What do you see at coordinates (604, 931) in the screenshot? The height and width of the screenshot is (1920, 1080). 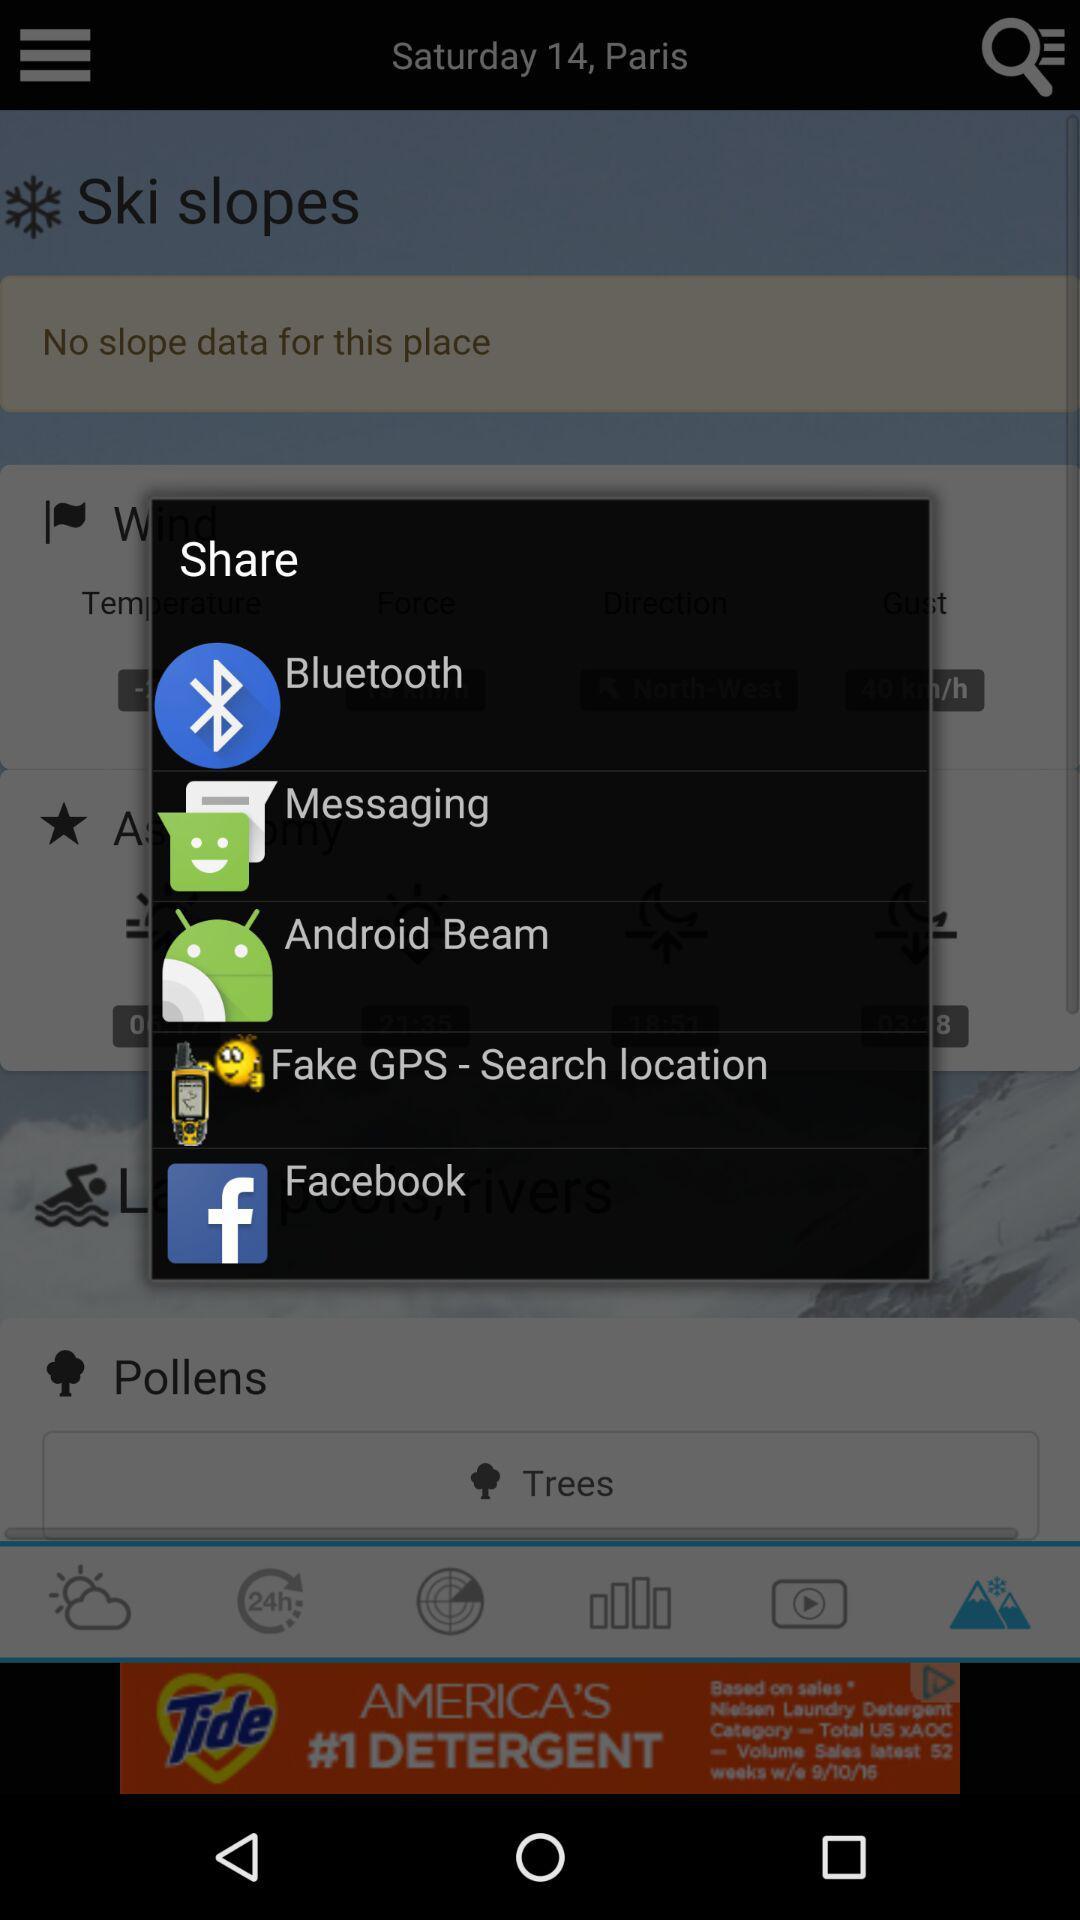 I see `the android beam icon` at bounding box center [604, 931].